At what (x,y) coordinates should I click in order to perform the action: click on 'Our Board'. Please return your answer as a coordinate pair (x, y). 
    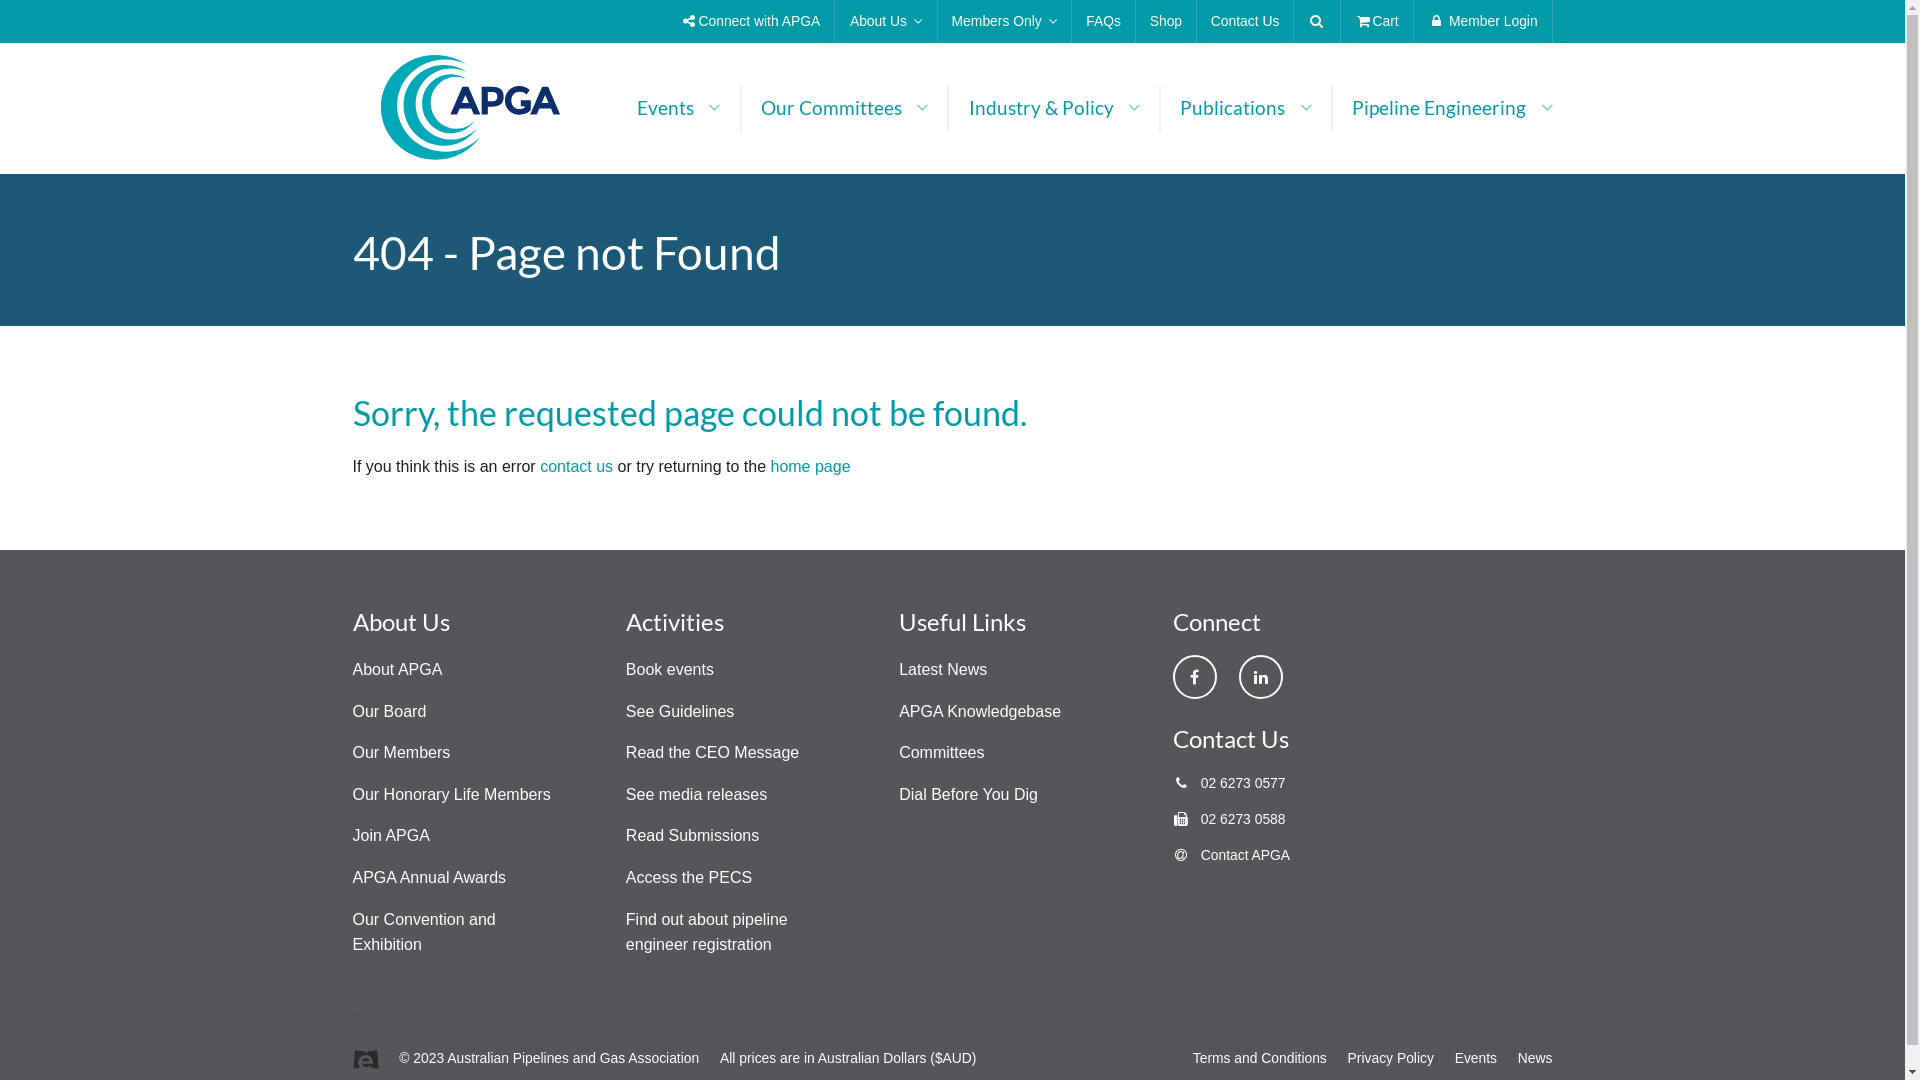
    Looking at the image, I should click on (351, 710).